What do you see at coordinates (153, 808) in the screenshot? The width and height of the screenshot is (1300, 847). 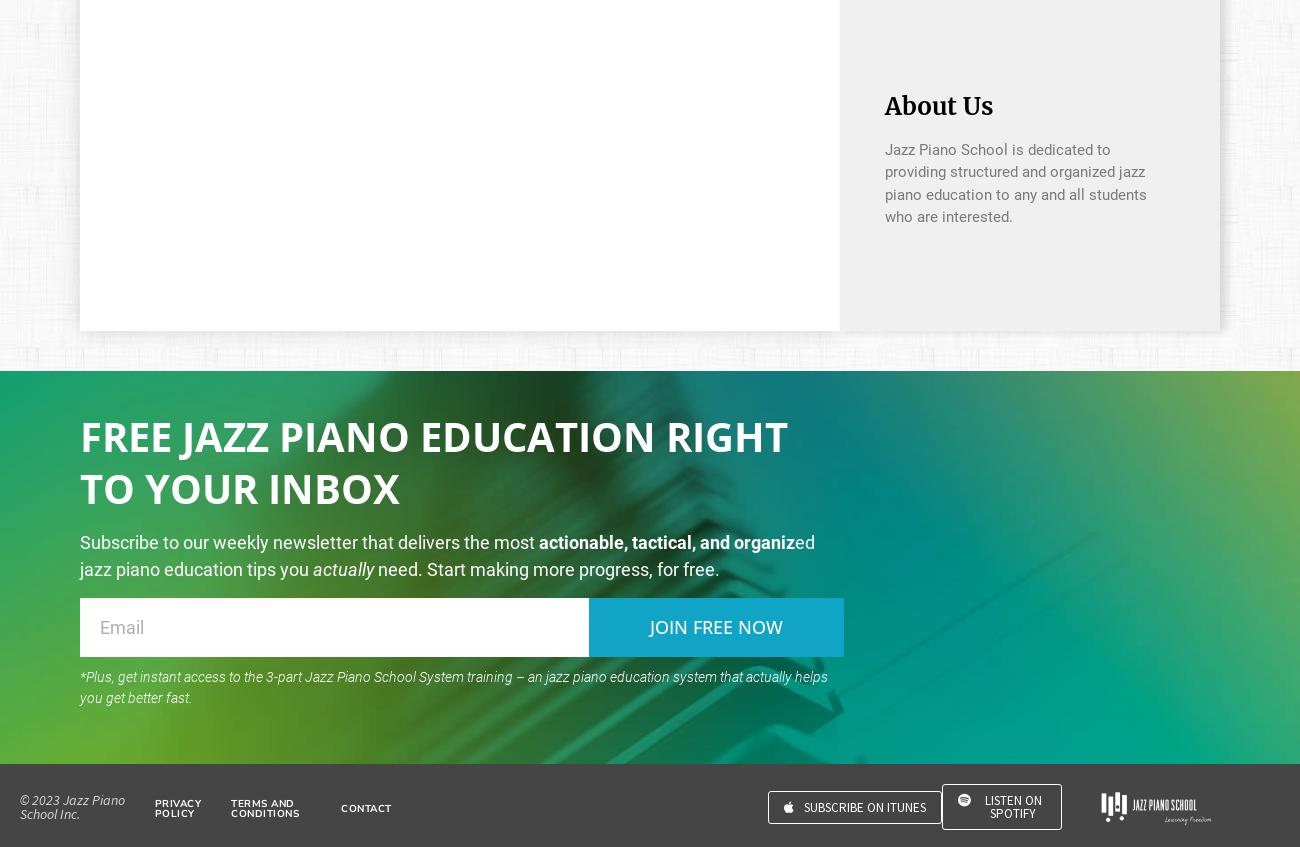 I see `'PRIVACY POLICY'` at bounding box center [153, 808].